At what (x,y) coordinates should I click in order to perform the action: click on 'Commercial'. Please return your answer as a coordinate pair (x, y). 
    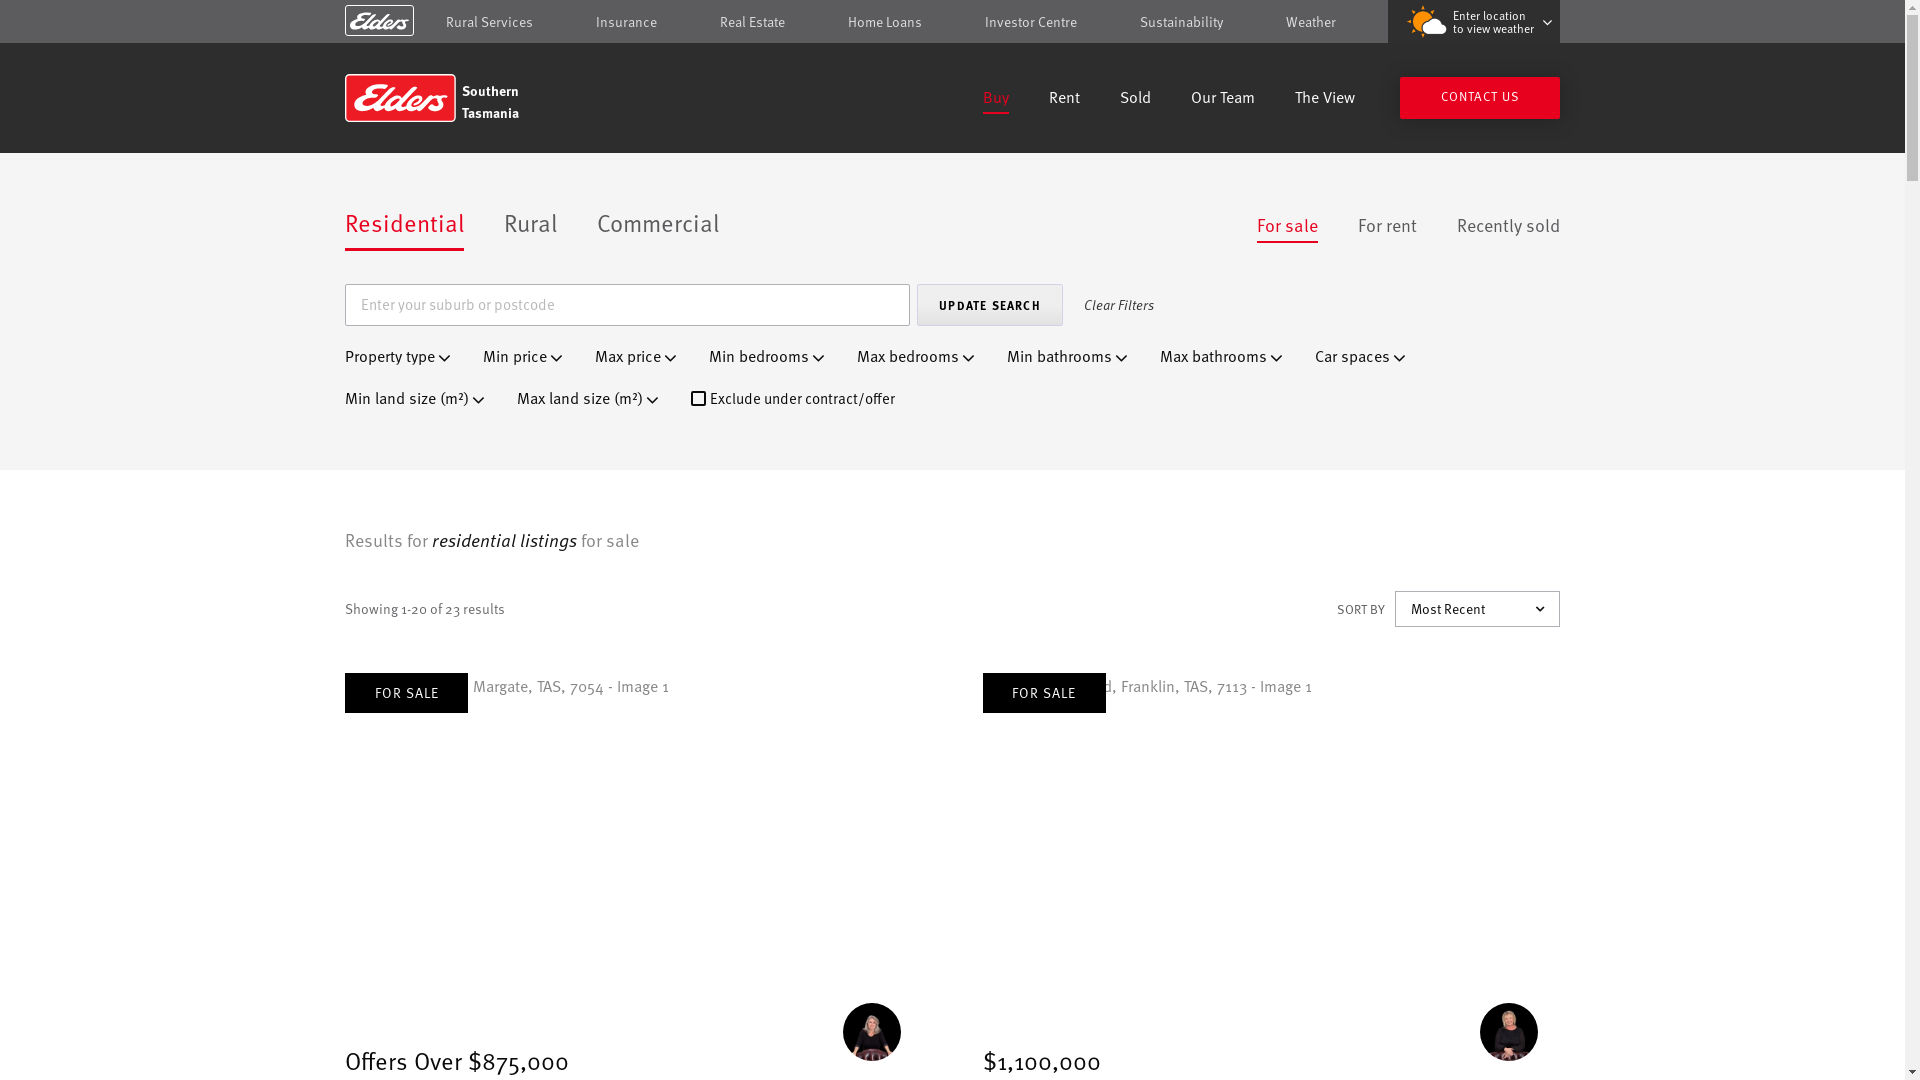
    Looking at the image, I should click on (657, 223).